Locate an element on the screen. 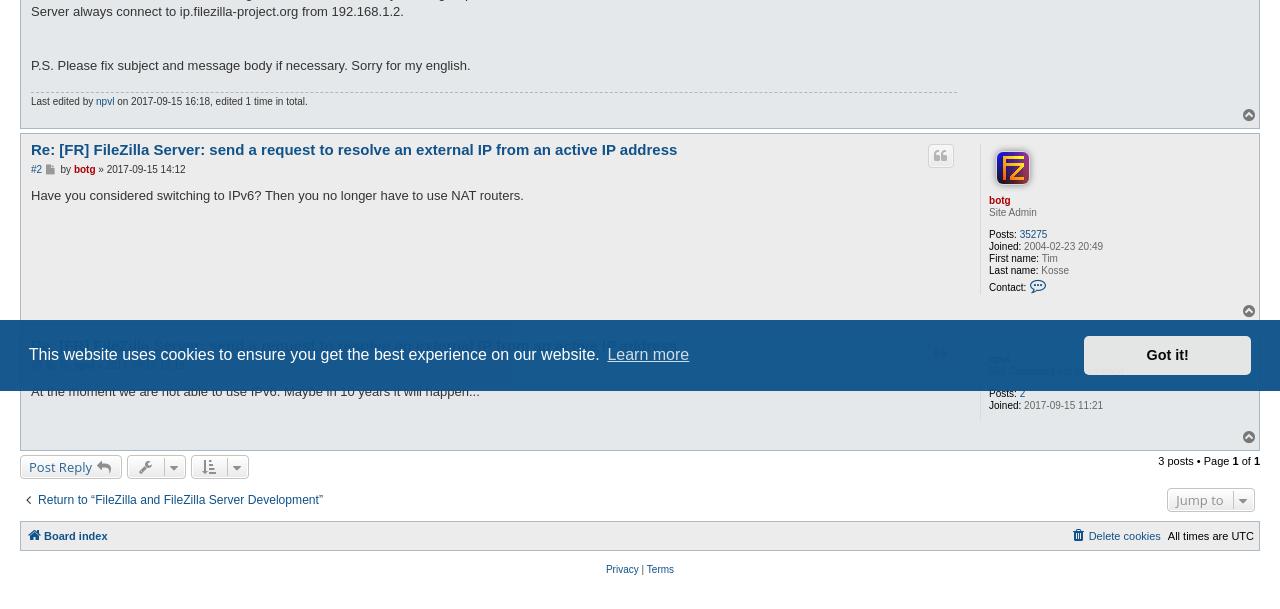 The width and height of the screenshot is (1280, 609). 'UTC' is located at coordinates (1241, 535).